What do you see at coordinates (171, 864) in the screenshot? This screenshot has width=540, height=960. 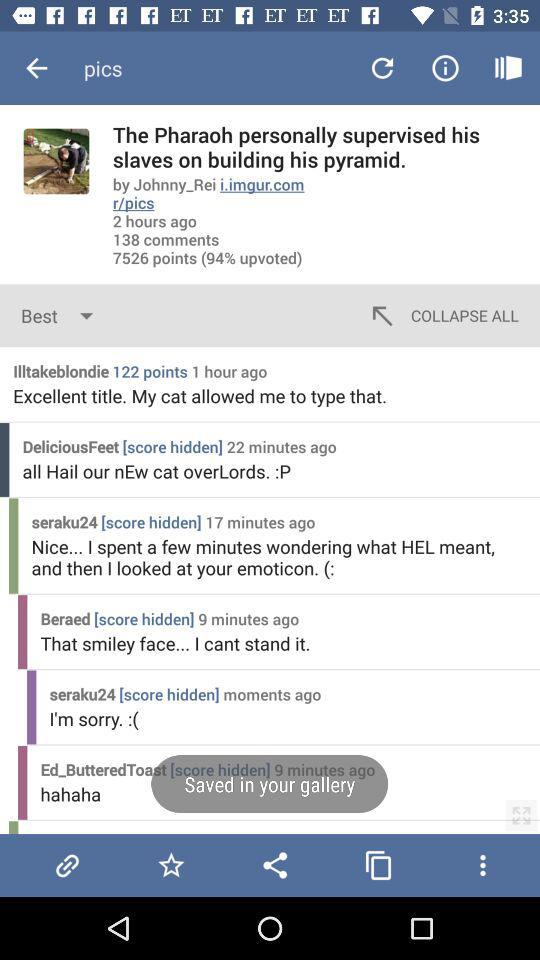 I see `this post to the starred posts list` at bounding box center [171, 864].